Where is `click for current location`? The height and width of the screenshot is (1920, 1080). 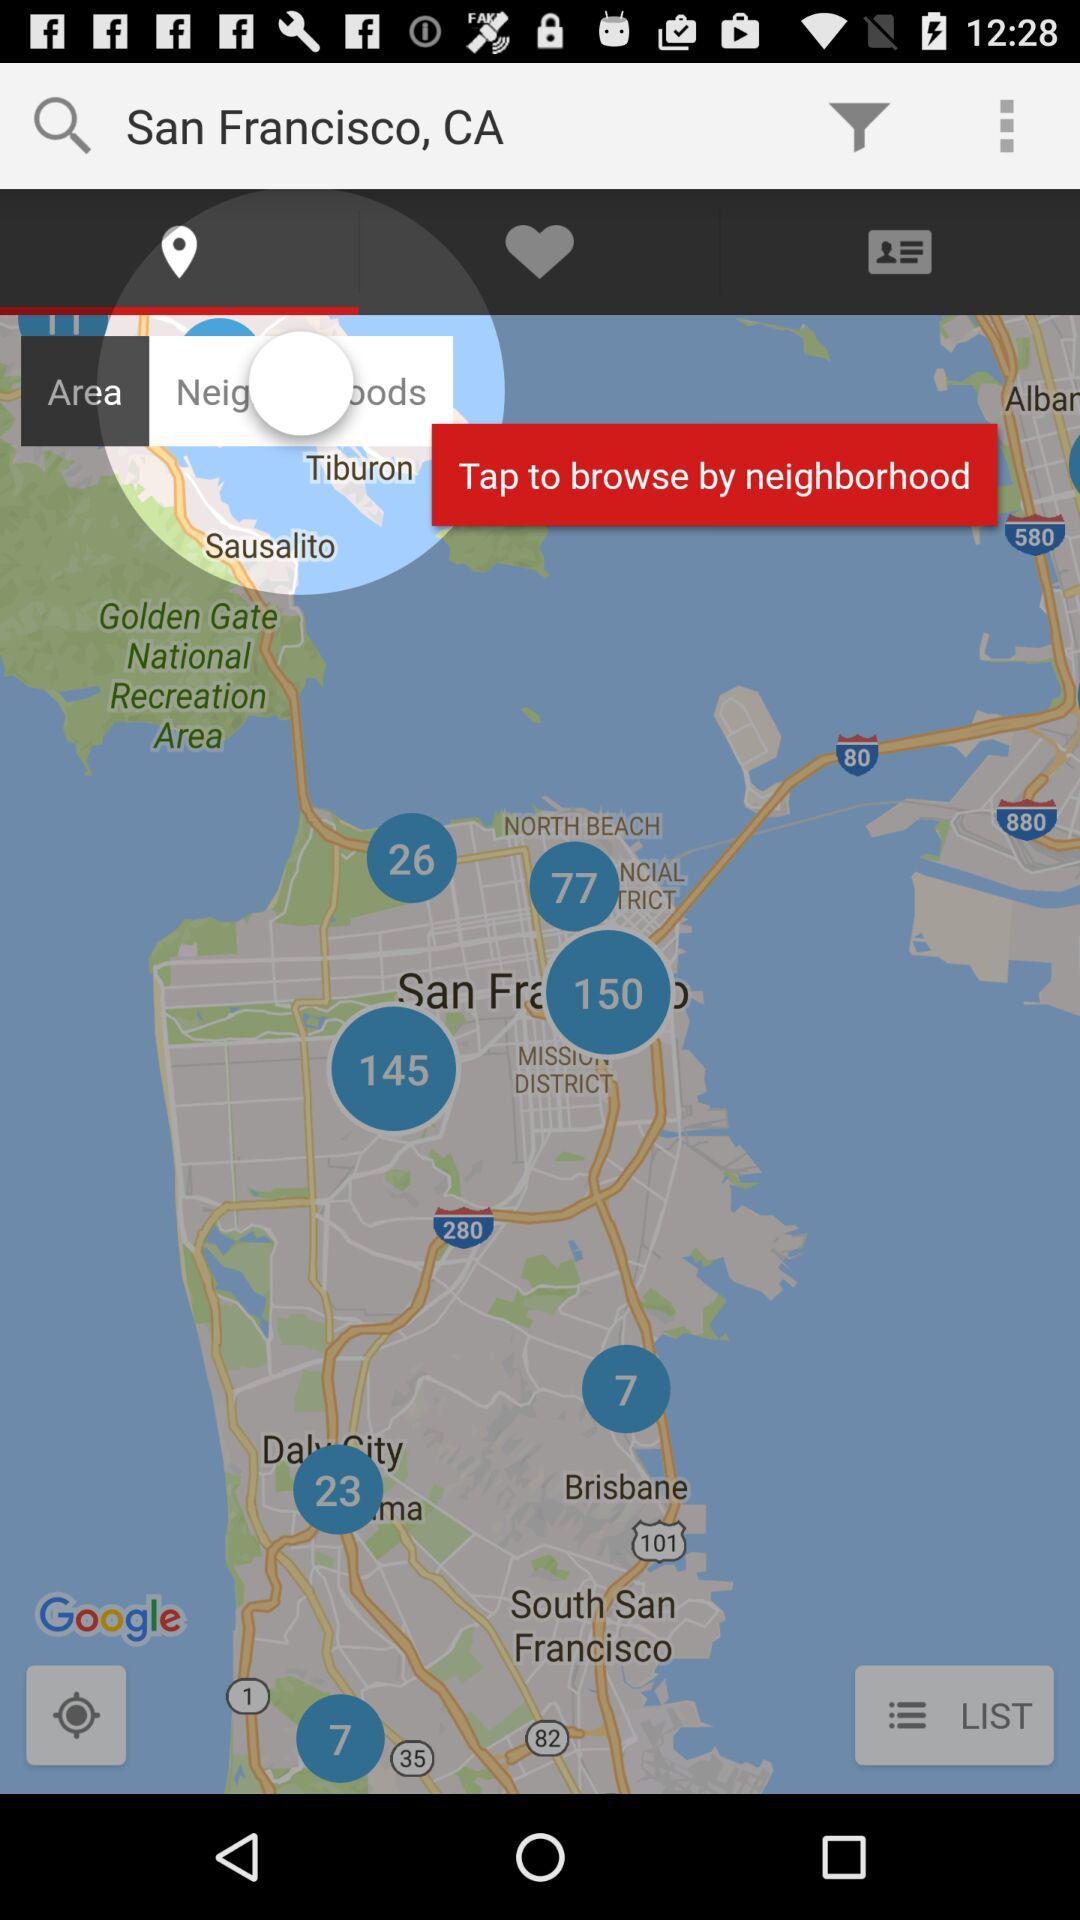 click for current location is located at coordinates (75, 1716).